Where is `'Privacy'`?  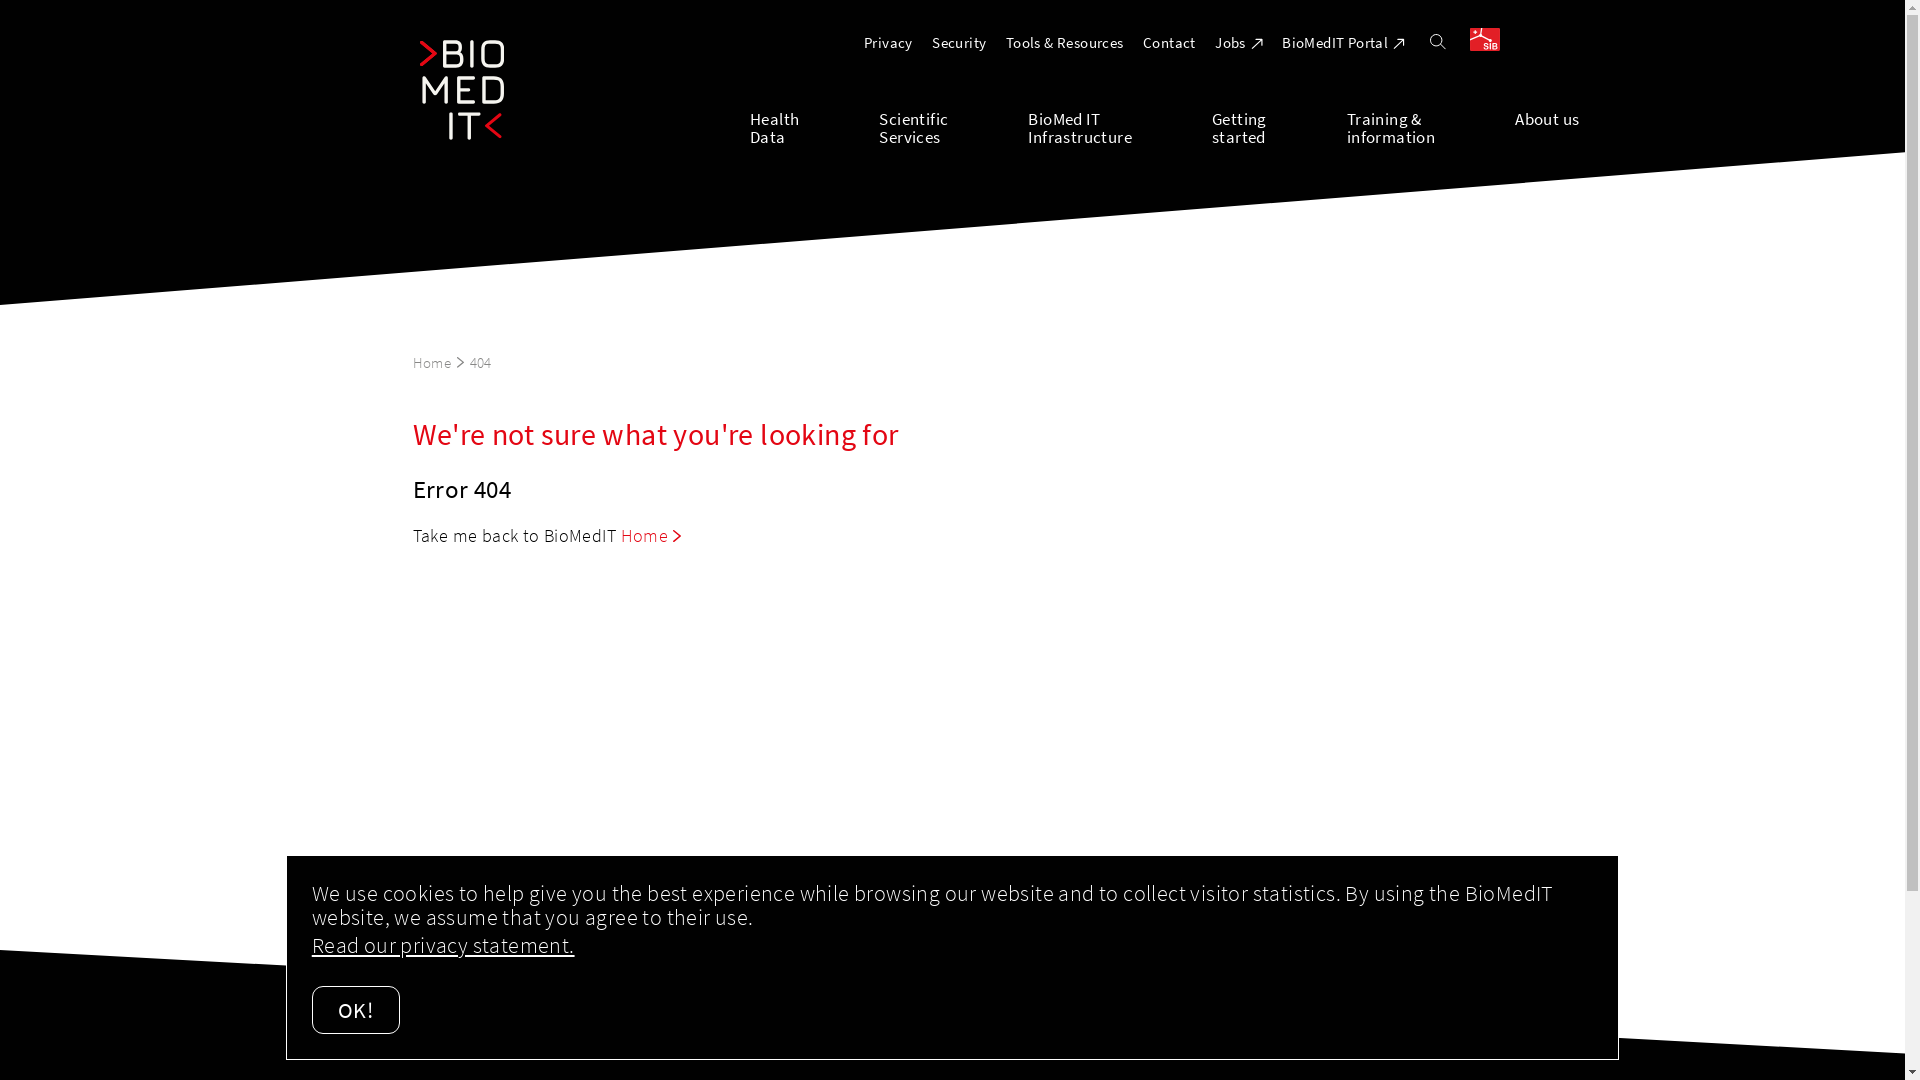 'Privacy' is located at coordinates (887, 42).